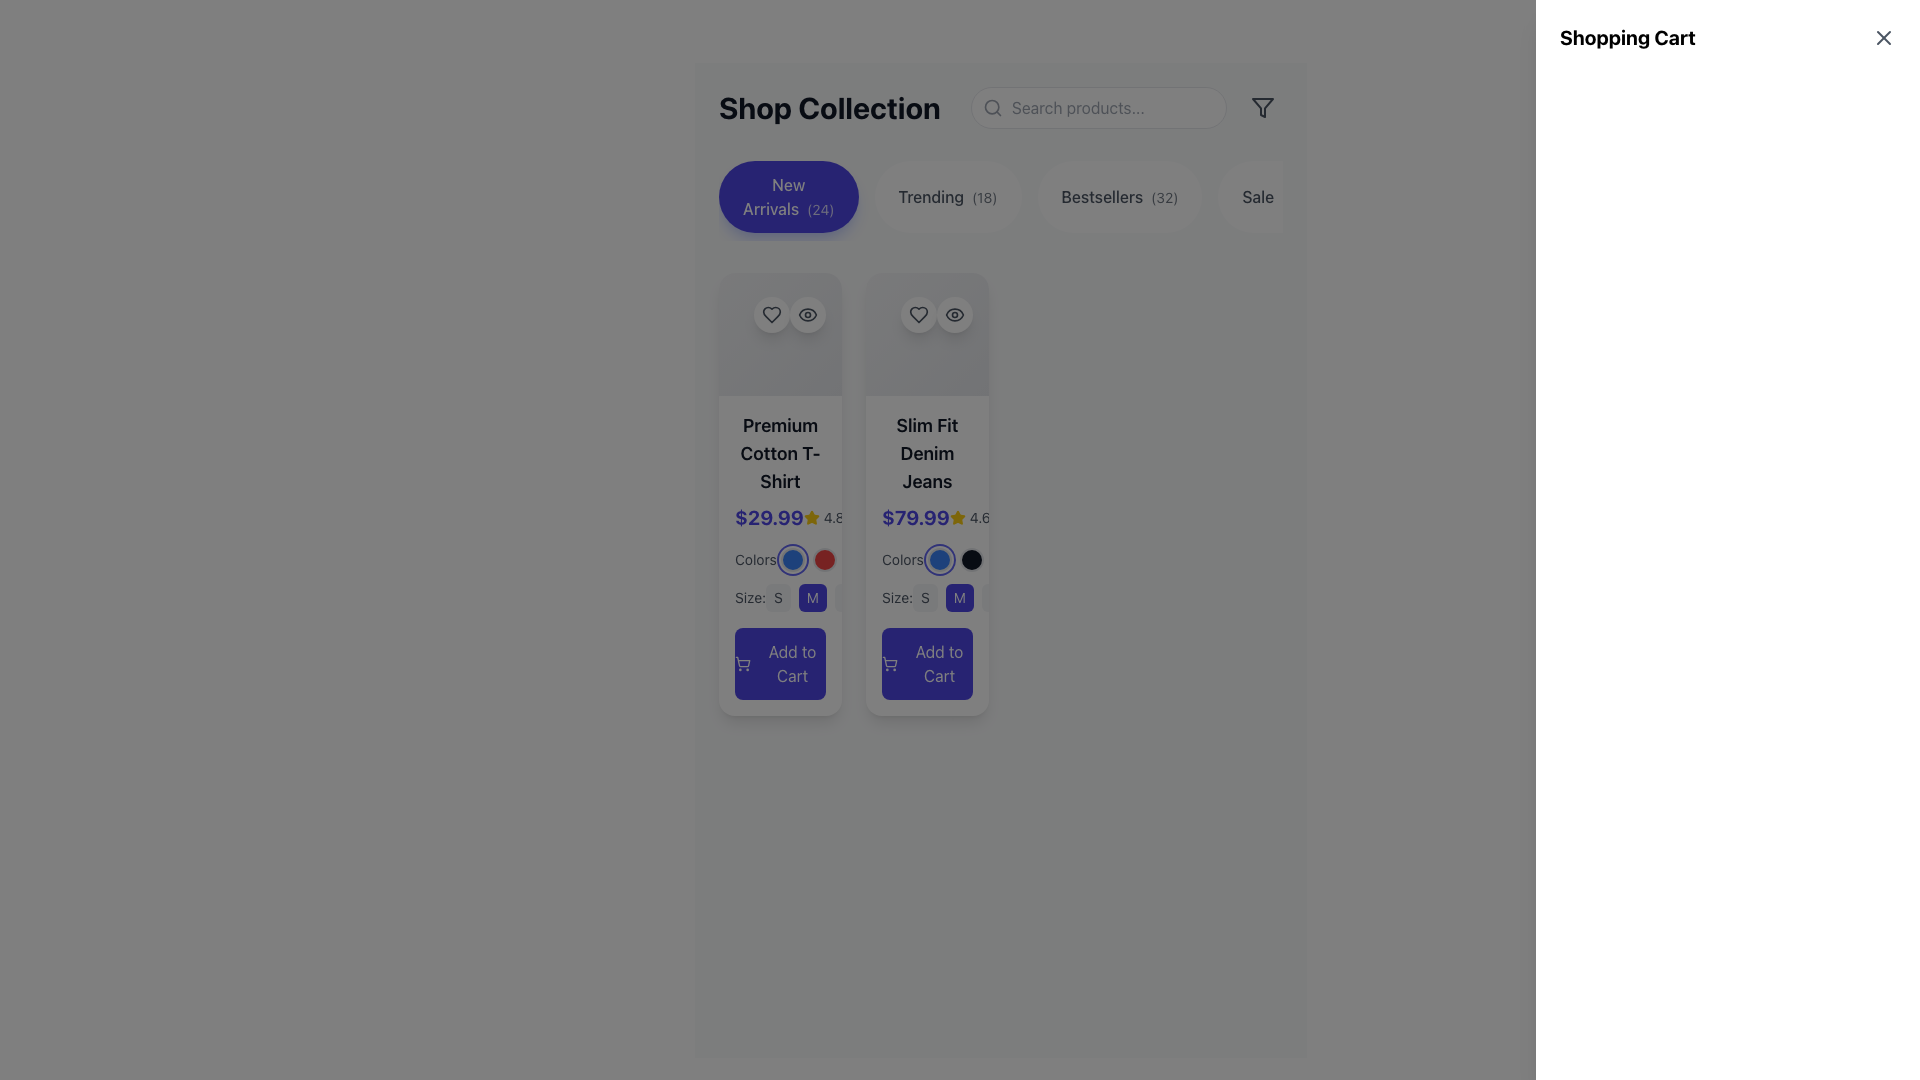 This screenshot has height=1080, width=1920. I want to click on the highlighted size option 'M' in the interactive selection component for the 'Slim Fit Denim Jeans' card, so click(926, 579).